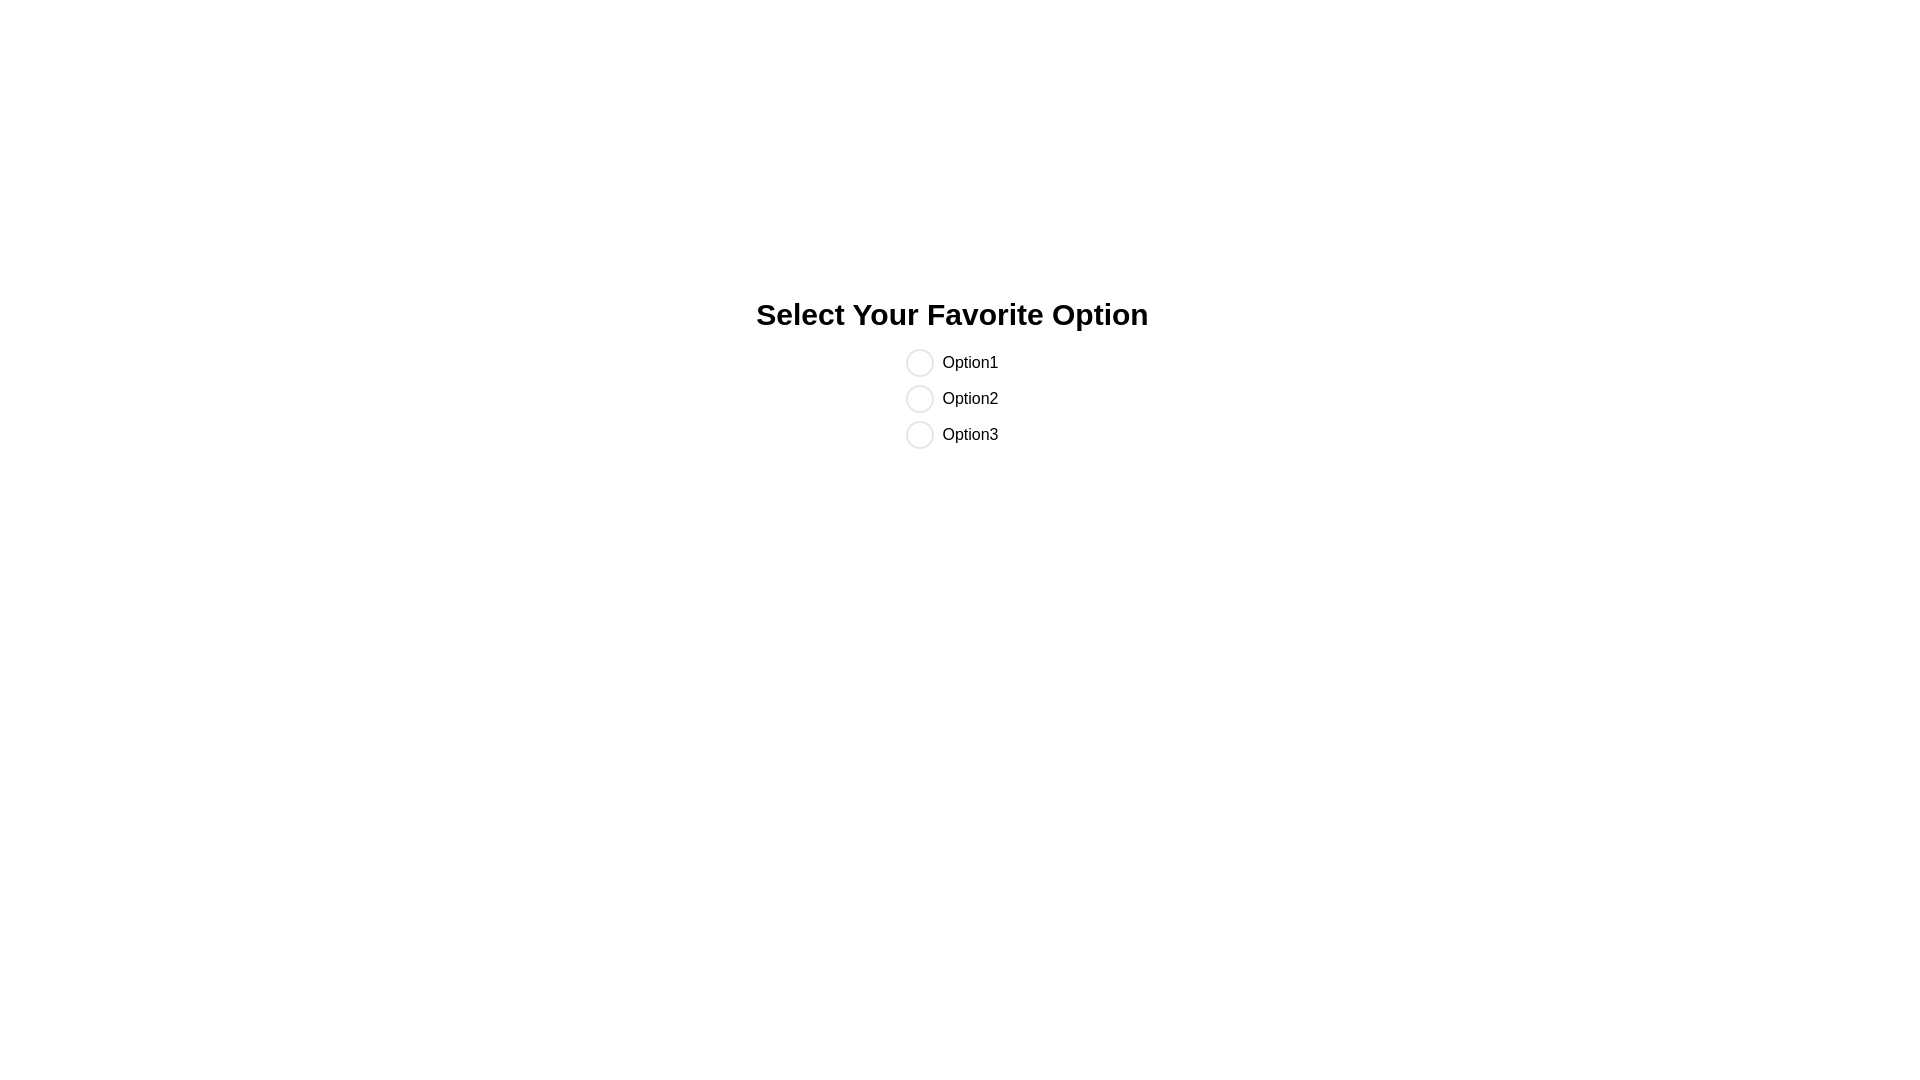 Image resolution: width=1920 pixels, height=1080 pixels. I want to click on the Text Label that serves as a descriptive header for the section, positioned centrally at the top above the list of options, so click(951, 315).